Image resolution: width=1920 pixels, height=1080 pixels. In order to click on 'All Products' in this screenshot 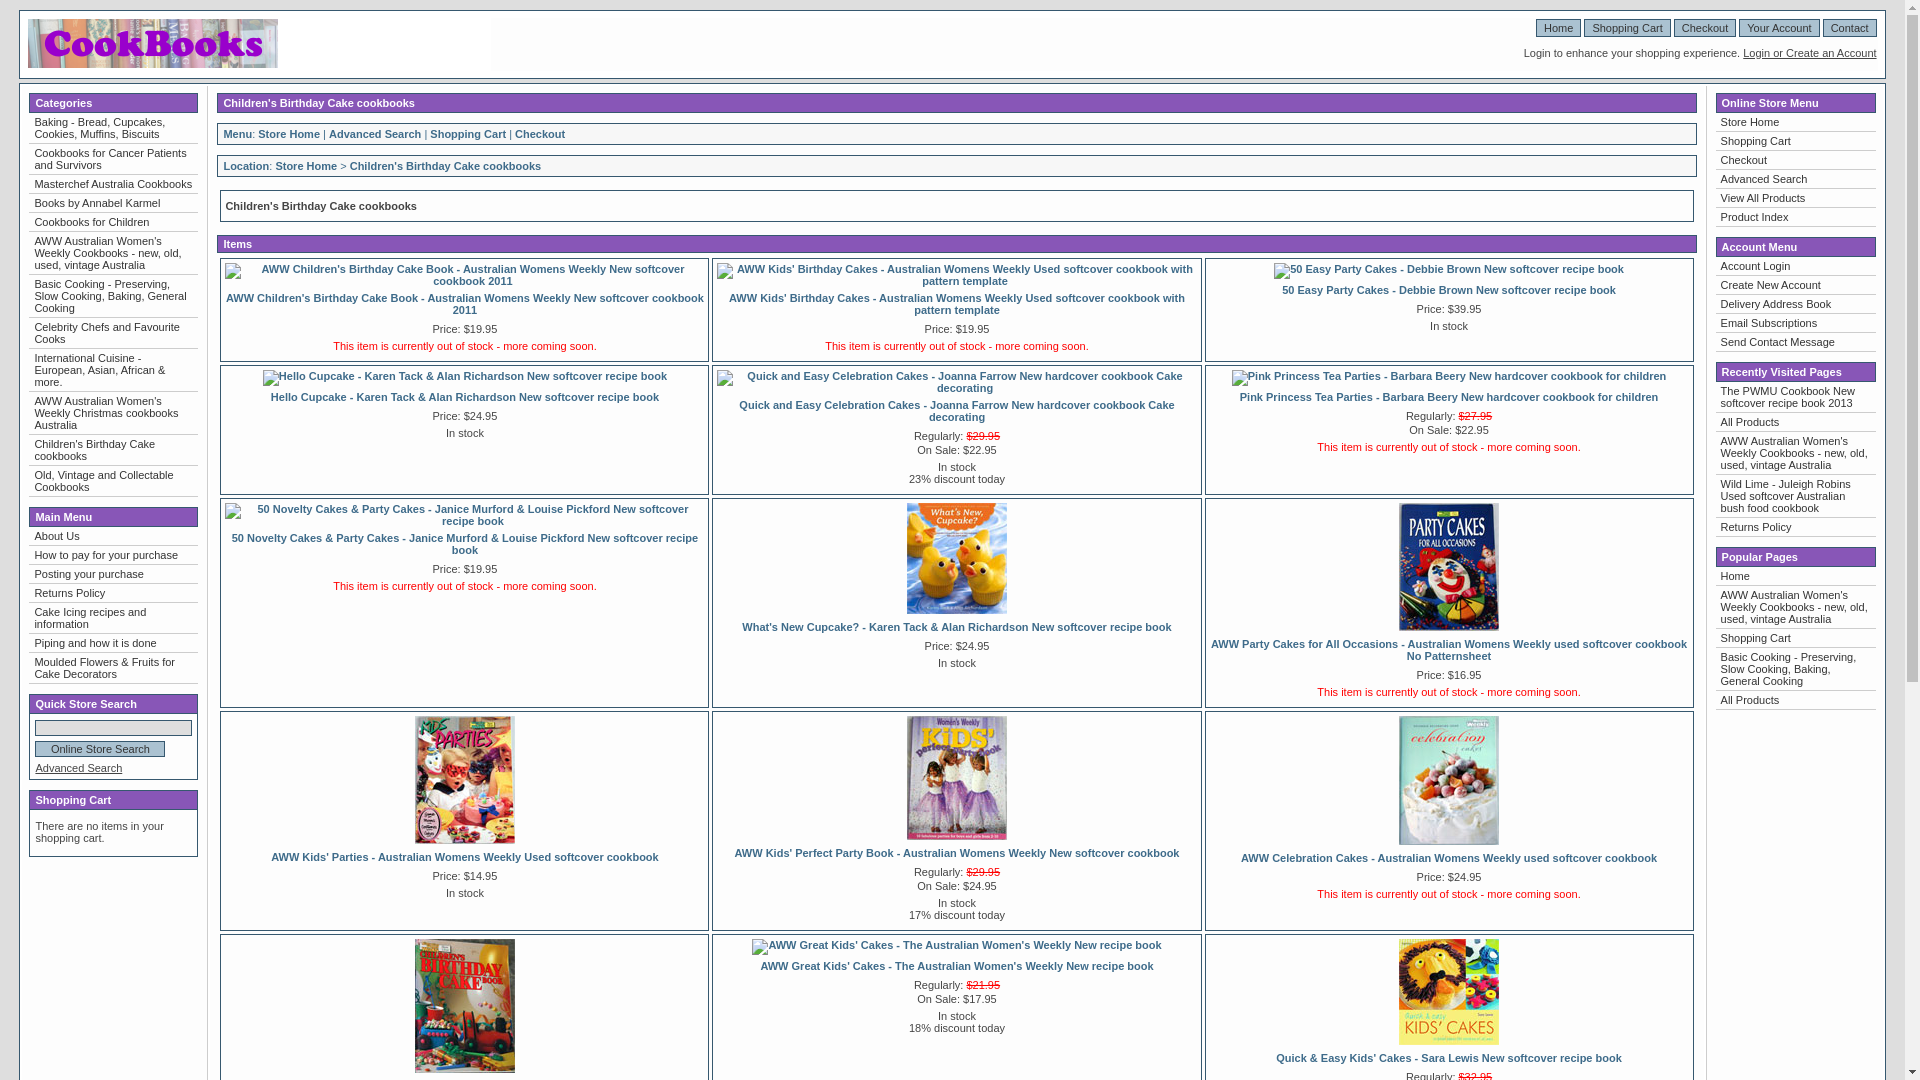, I will do `click(1795, 420)`.